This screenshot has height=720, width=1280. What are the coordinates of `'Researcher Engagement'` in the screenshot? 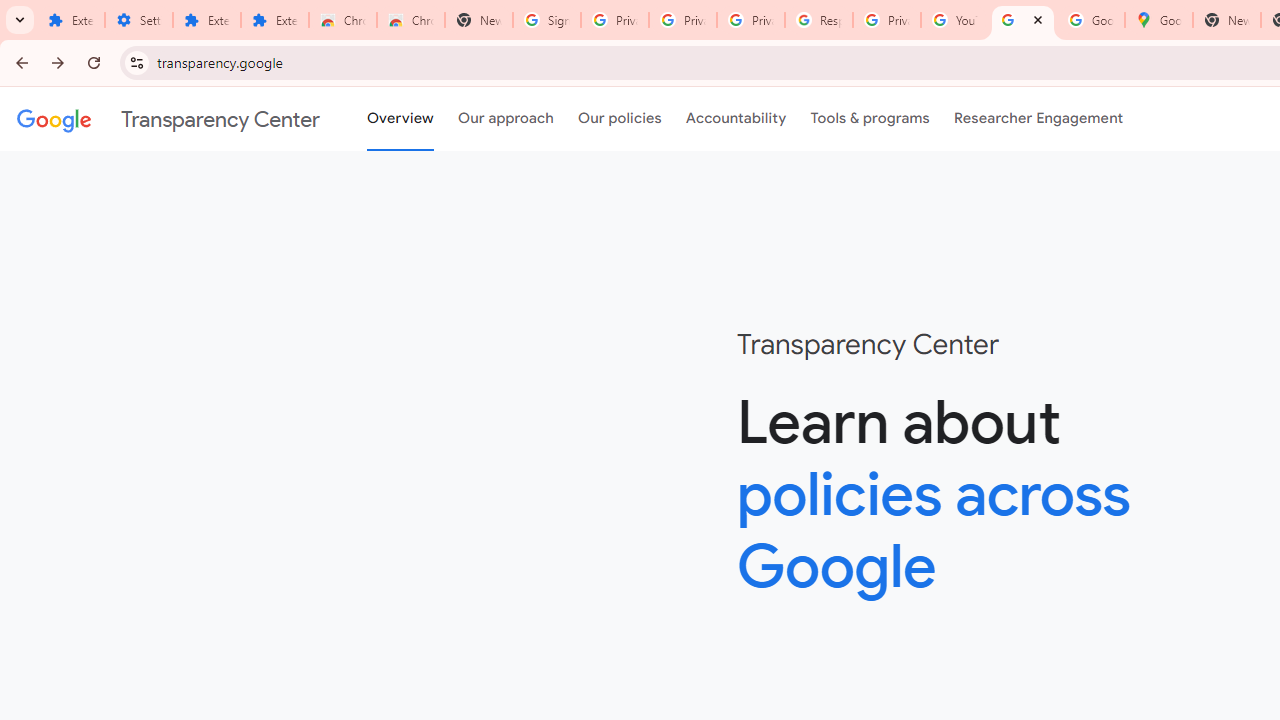 It's located at (1038, 119).